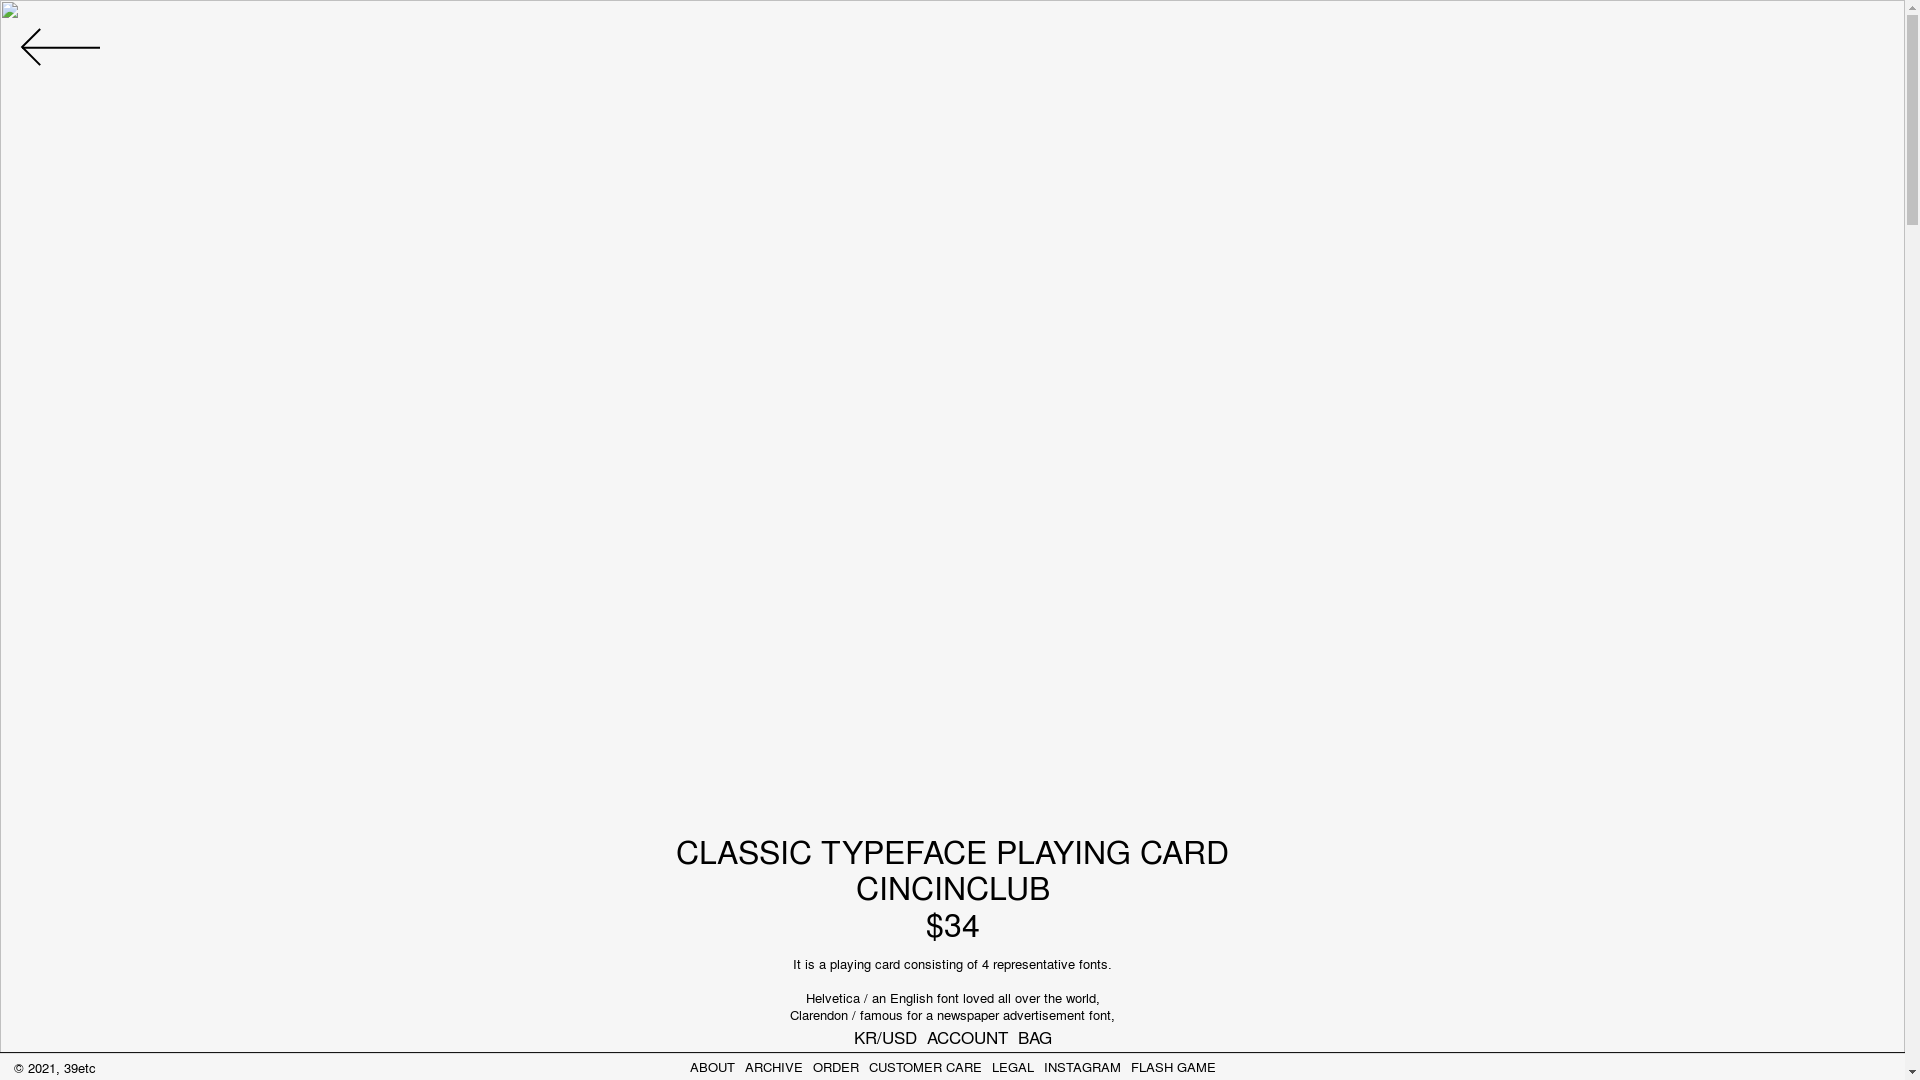  What do you see at coordinates (884, 1035) in the screenshot?
I see `'KR/USD'` at bounding box center [884, 1035].